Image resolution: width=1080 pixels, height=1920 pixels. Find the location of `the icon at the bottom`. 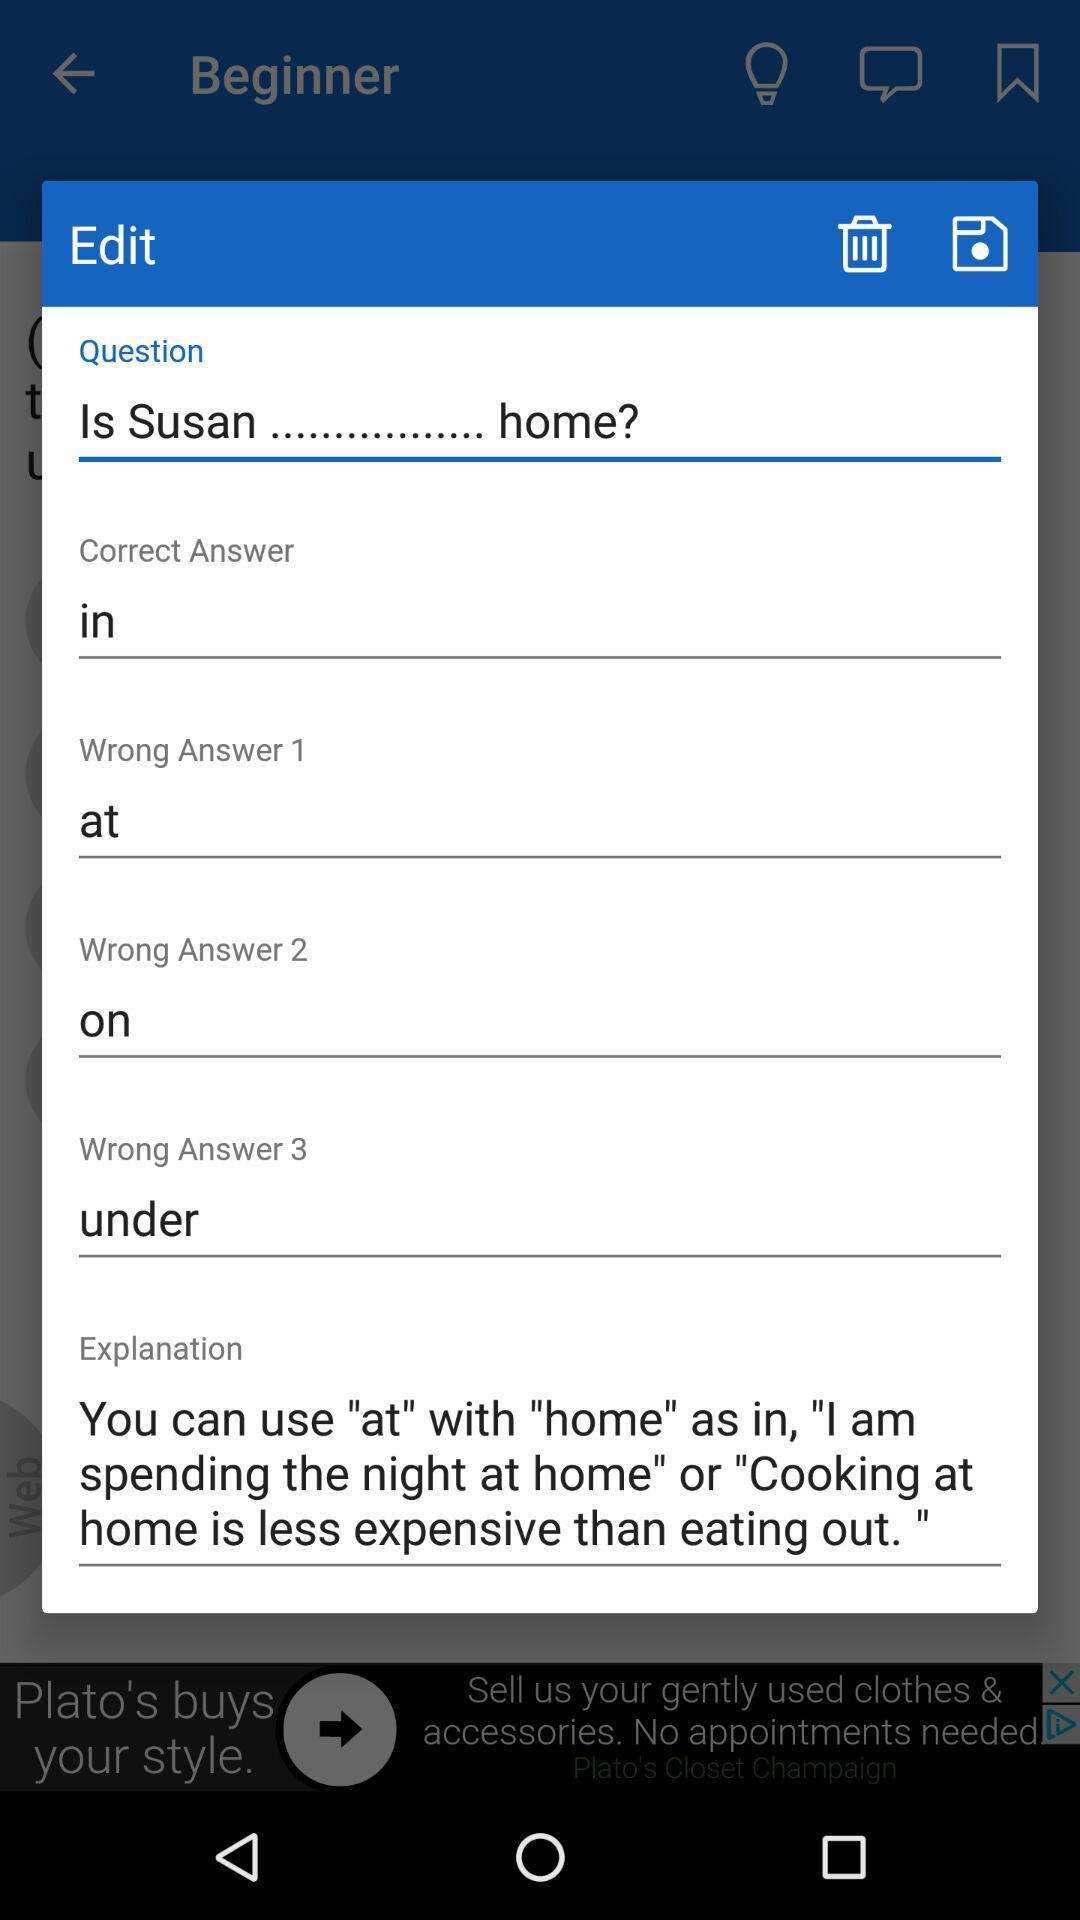

the icon at the bottom is located at coordinates (540, 1473).